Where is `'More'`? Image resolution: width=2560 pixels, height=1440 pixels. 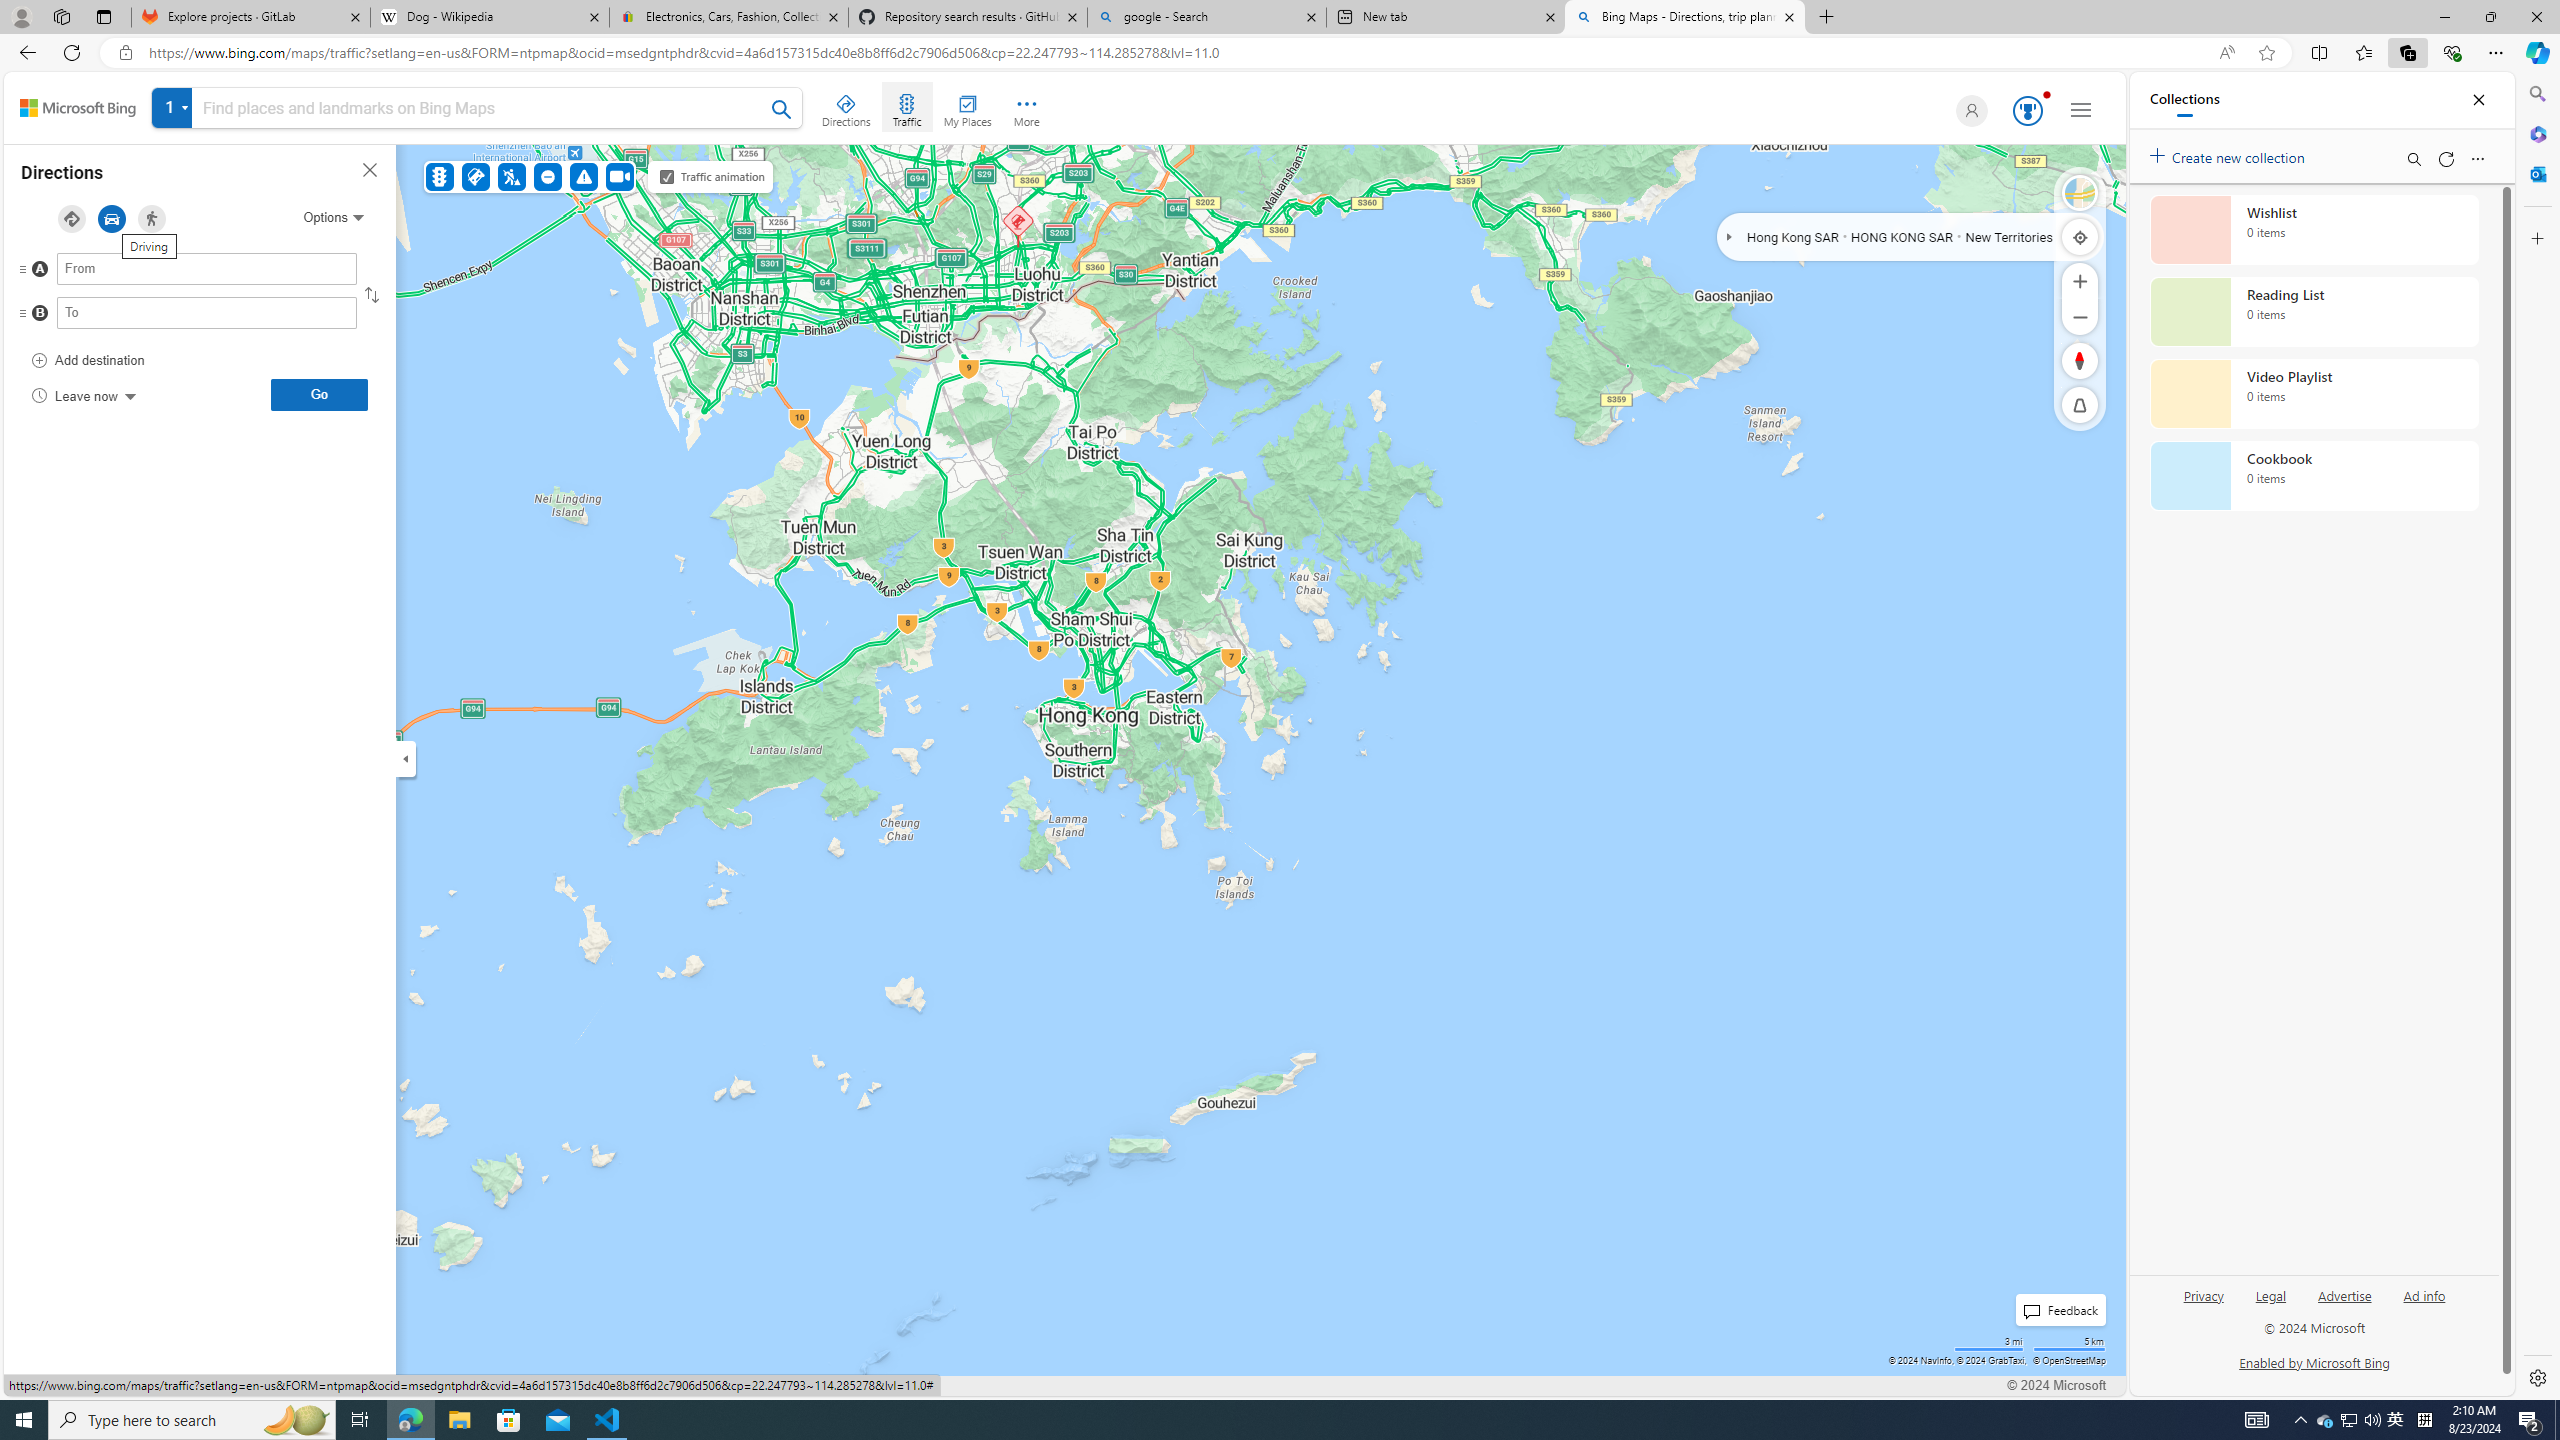
'More' is located at coordinates (1026, 107).